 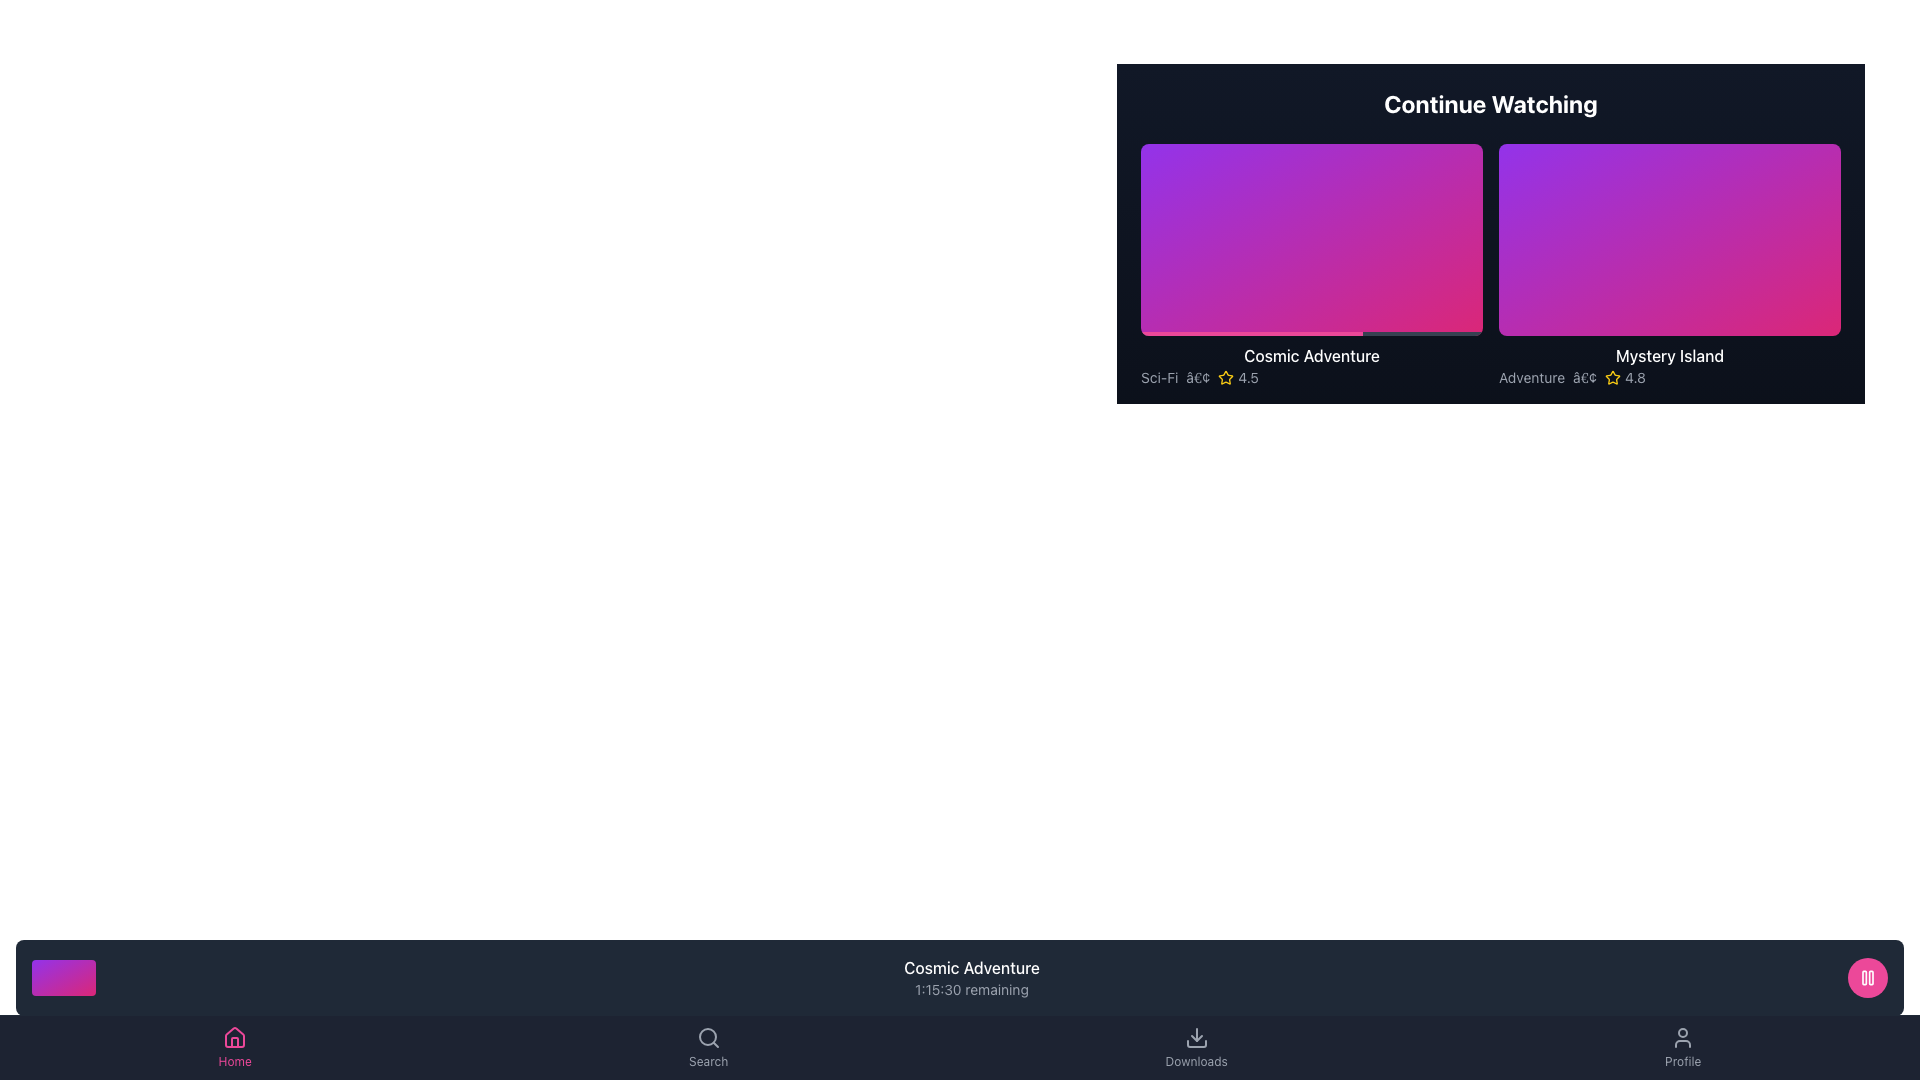 What do you see at coordinates (1866, 977) in the screenshot?
I see `the circular pink button with a pause symbol located in the bottom-right corner of the interface` at bounding box center [1866, 977].